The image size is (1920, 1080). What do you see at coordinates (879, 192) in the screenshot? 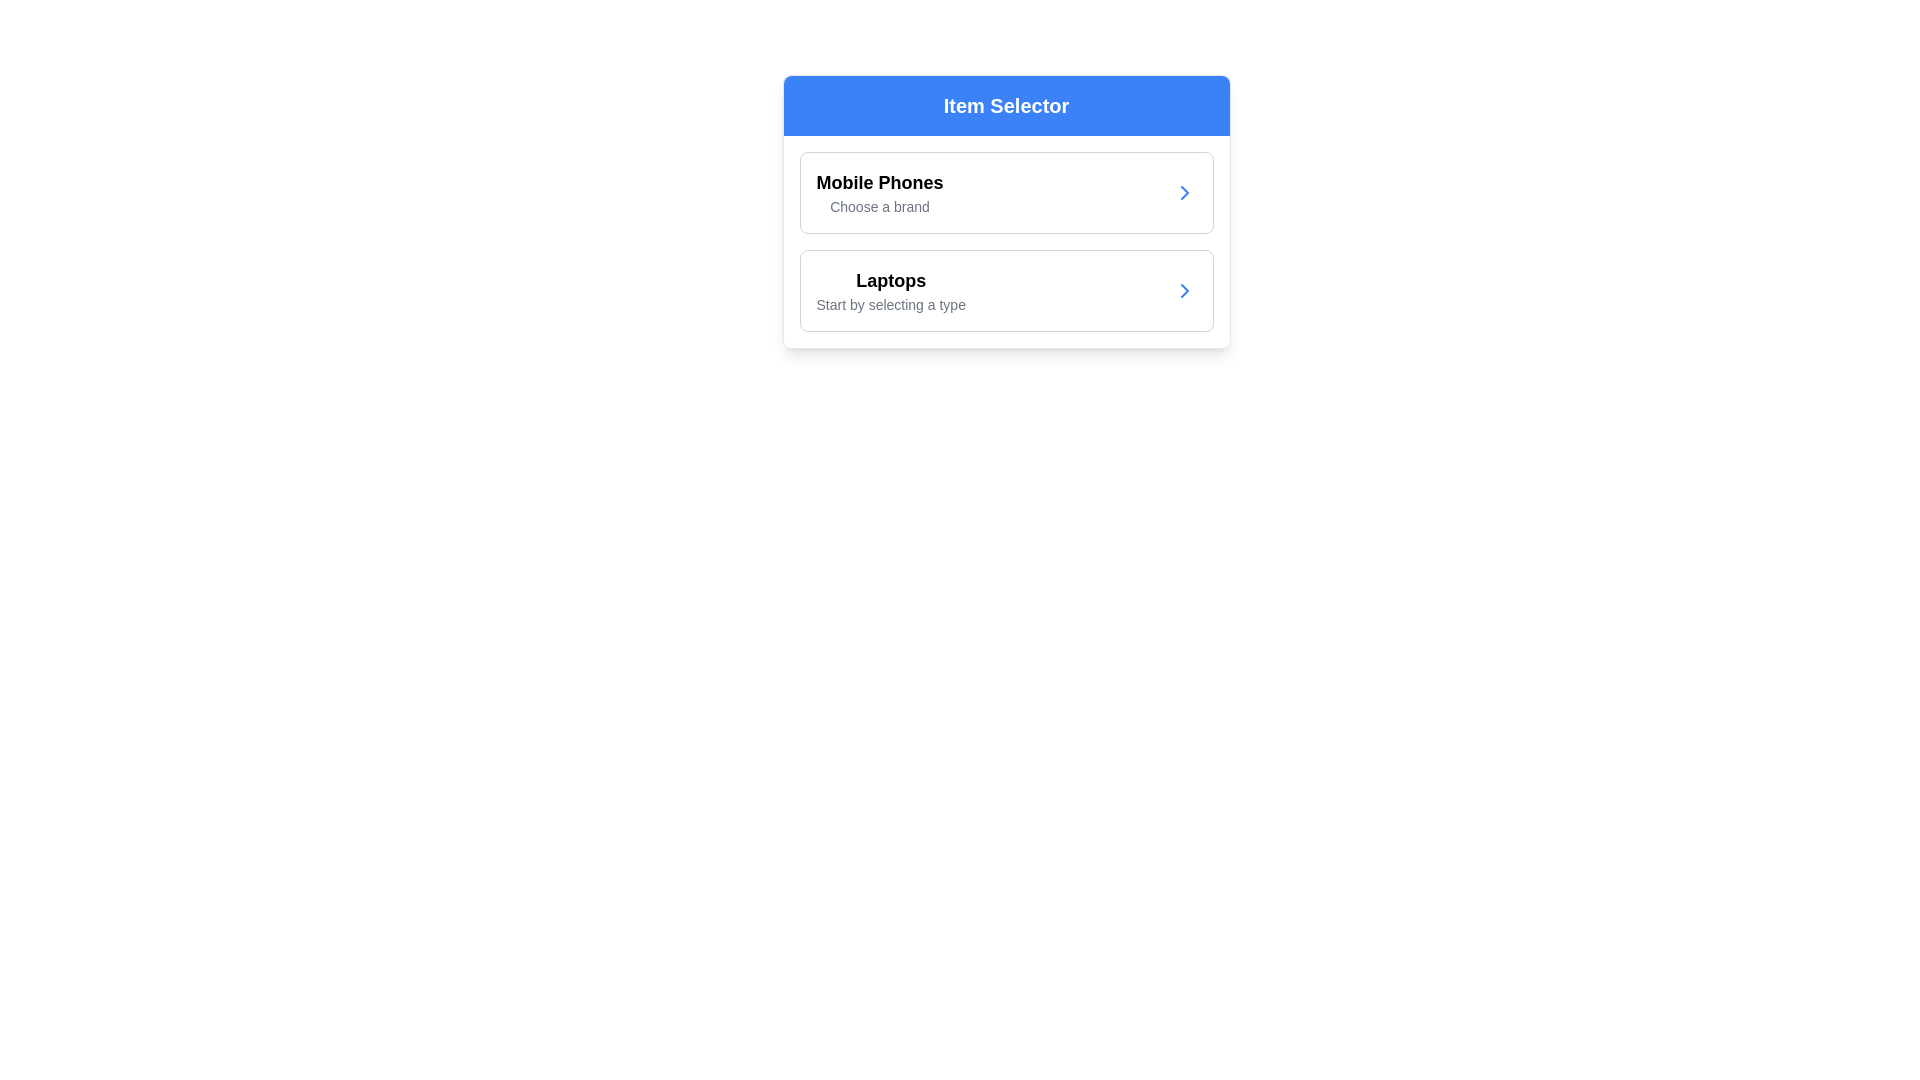
I see `the descriptive label for the selection of mobile phone brands located under the heading 'Item Selector'` at bounding box center [879, 192].